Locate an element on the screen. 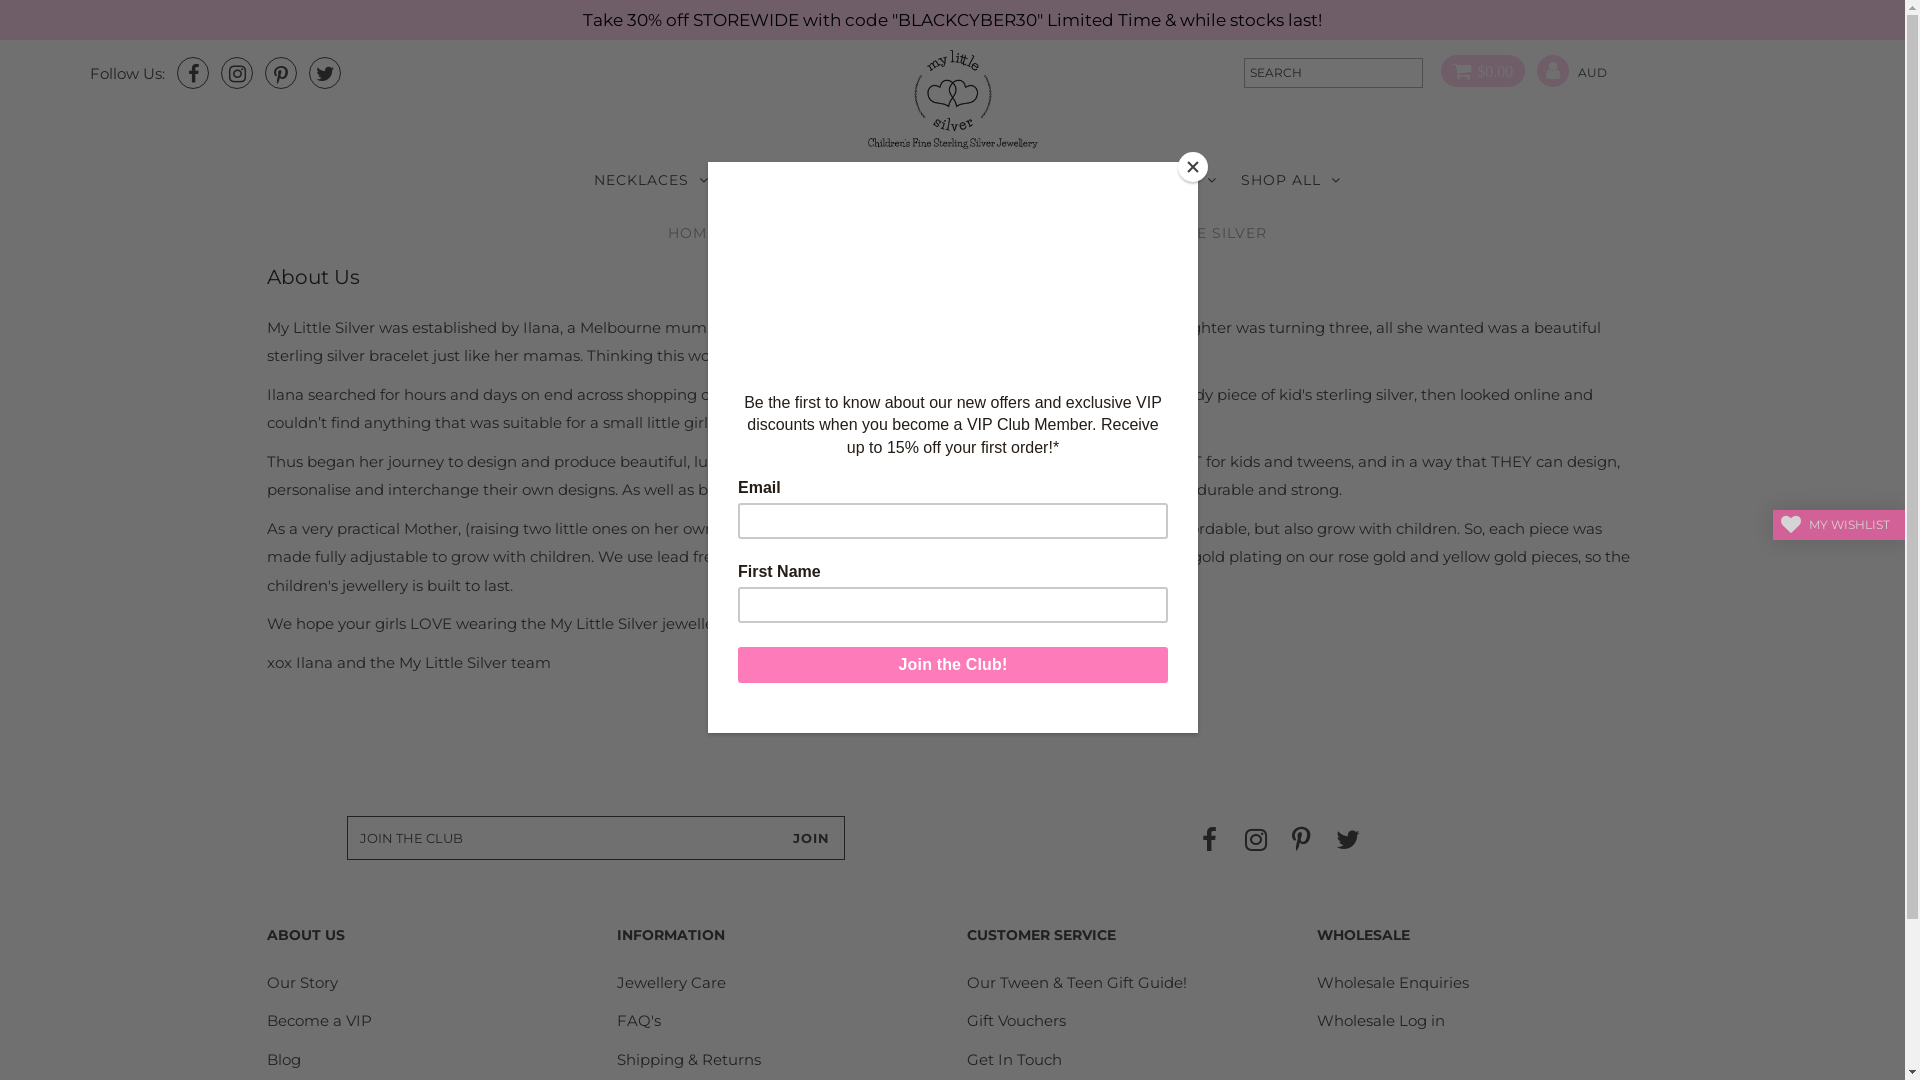 Image resolution: width=1920 pixels, height=1080 pixels. 'Gift Vouchers' is located at coordinates (966, 1020).